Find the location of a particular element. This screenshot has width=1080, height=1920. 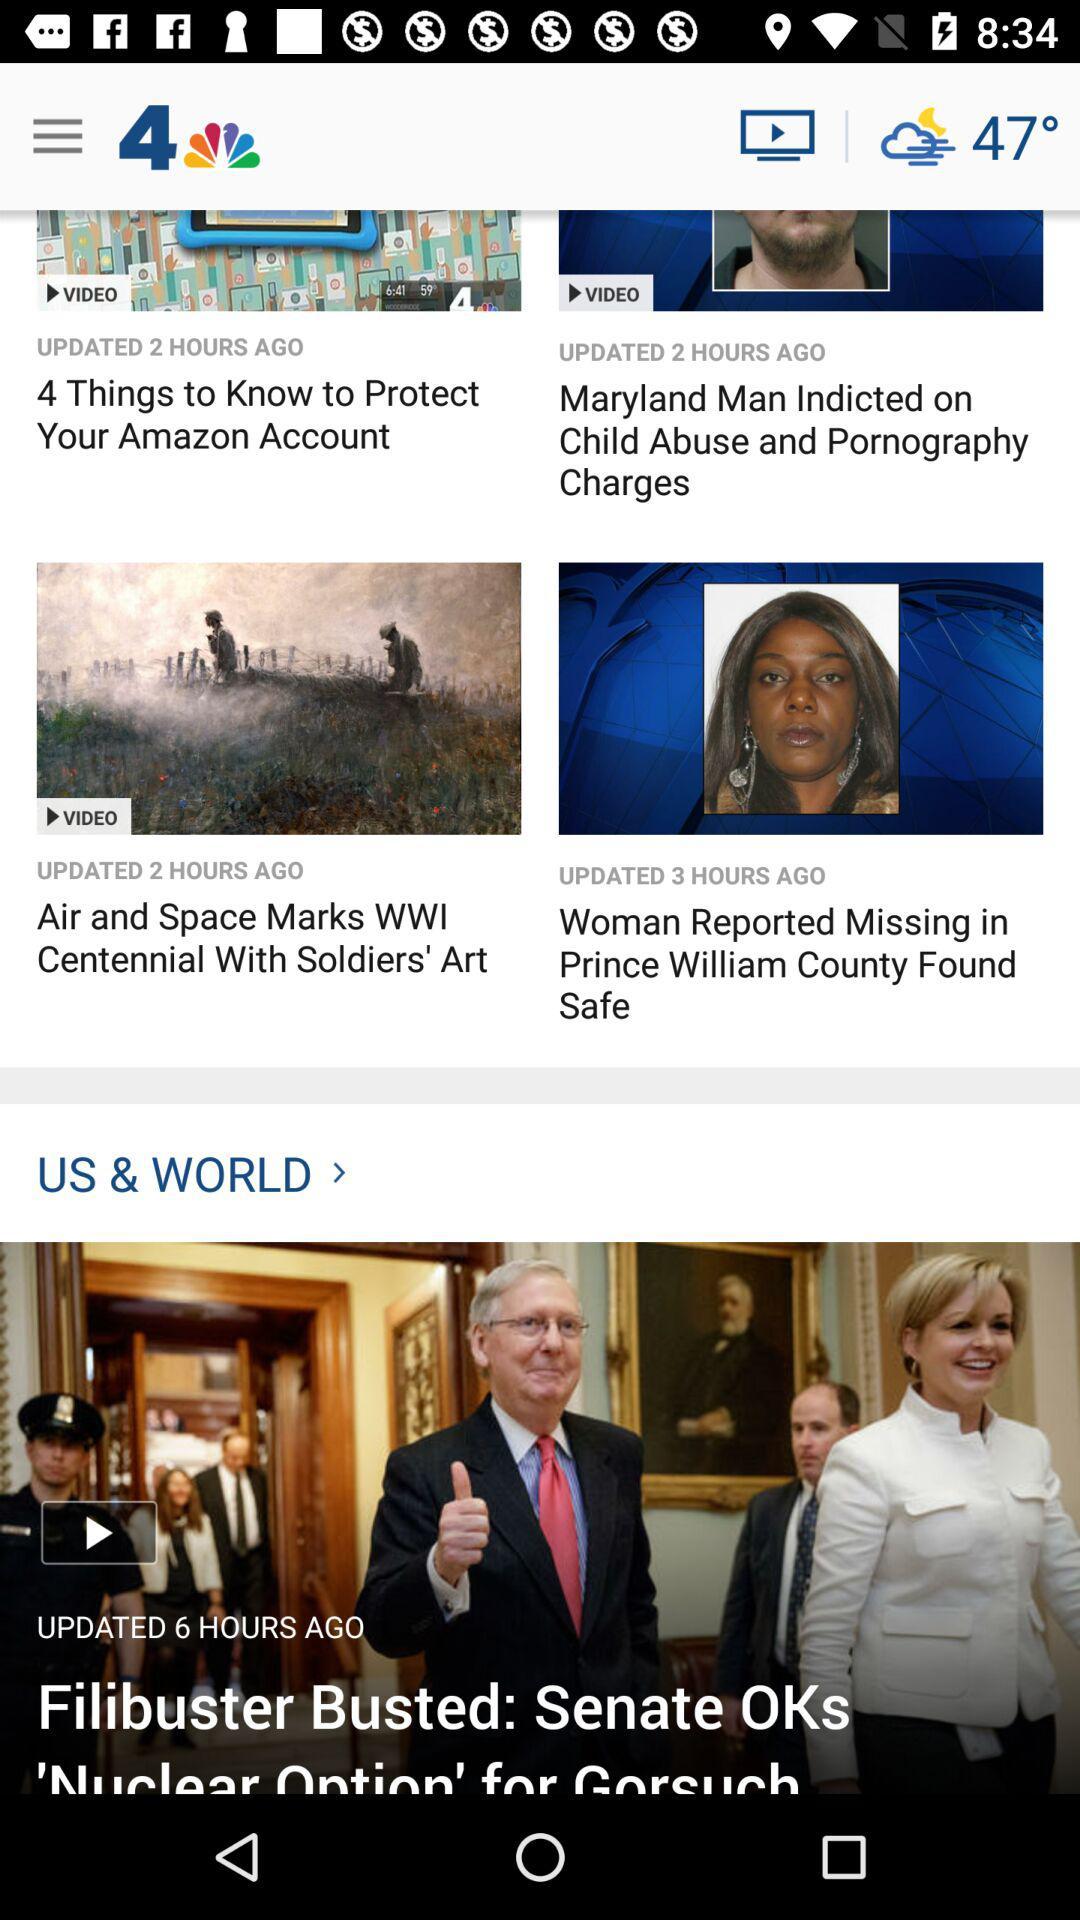

option is located at coordinates (278, 259).